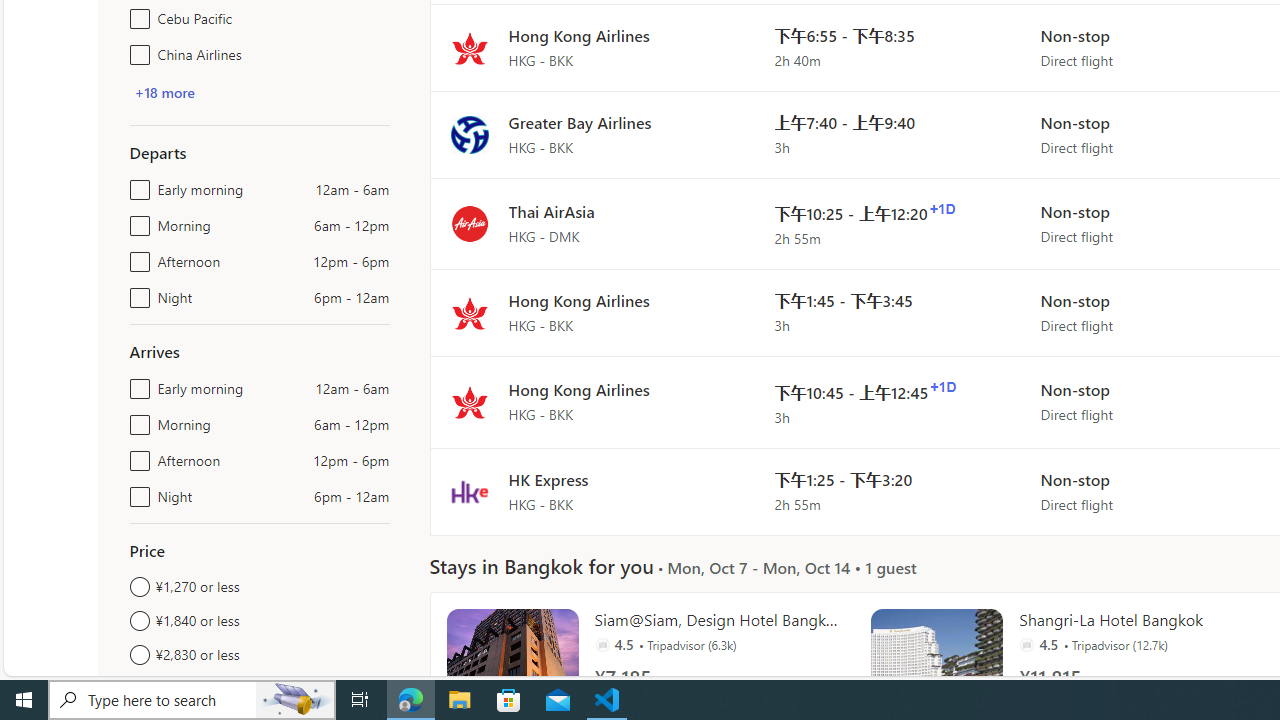 The image size is (1280, 720). What do you see at coordinates (164, 92) in the screenshot?
I see `'+18 more'` at bounding box center [164, 92].